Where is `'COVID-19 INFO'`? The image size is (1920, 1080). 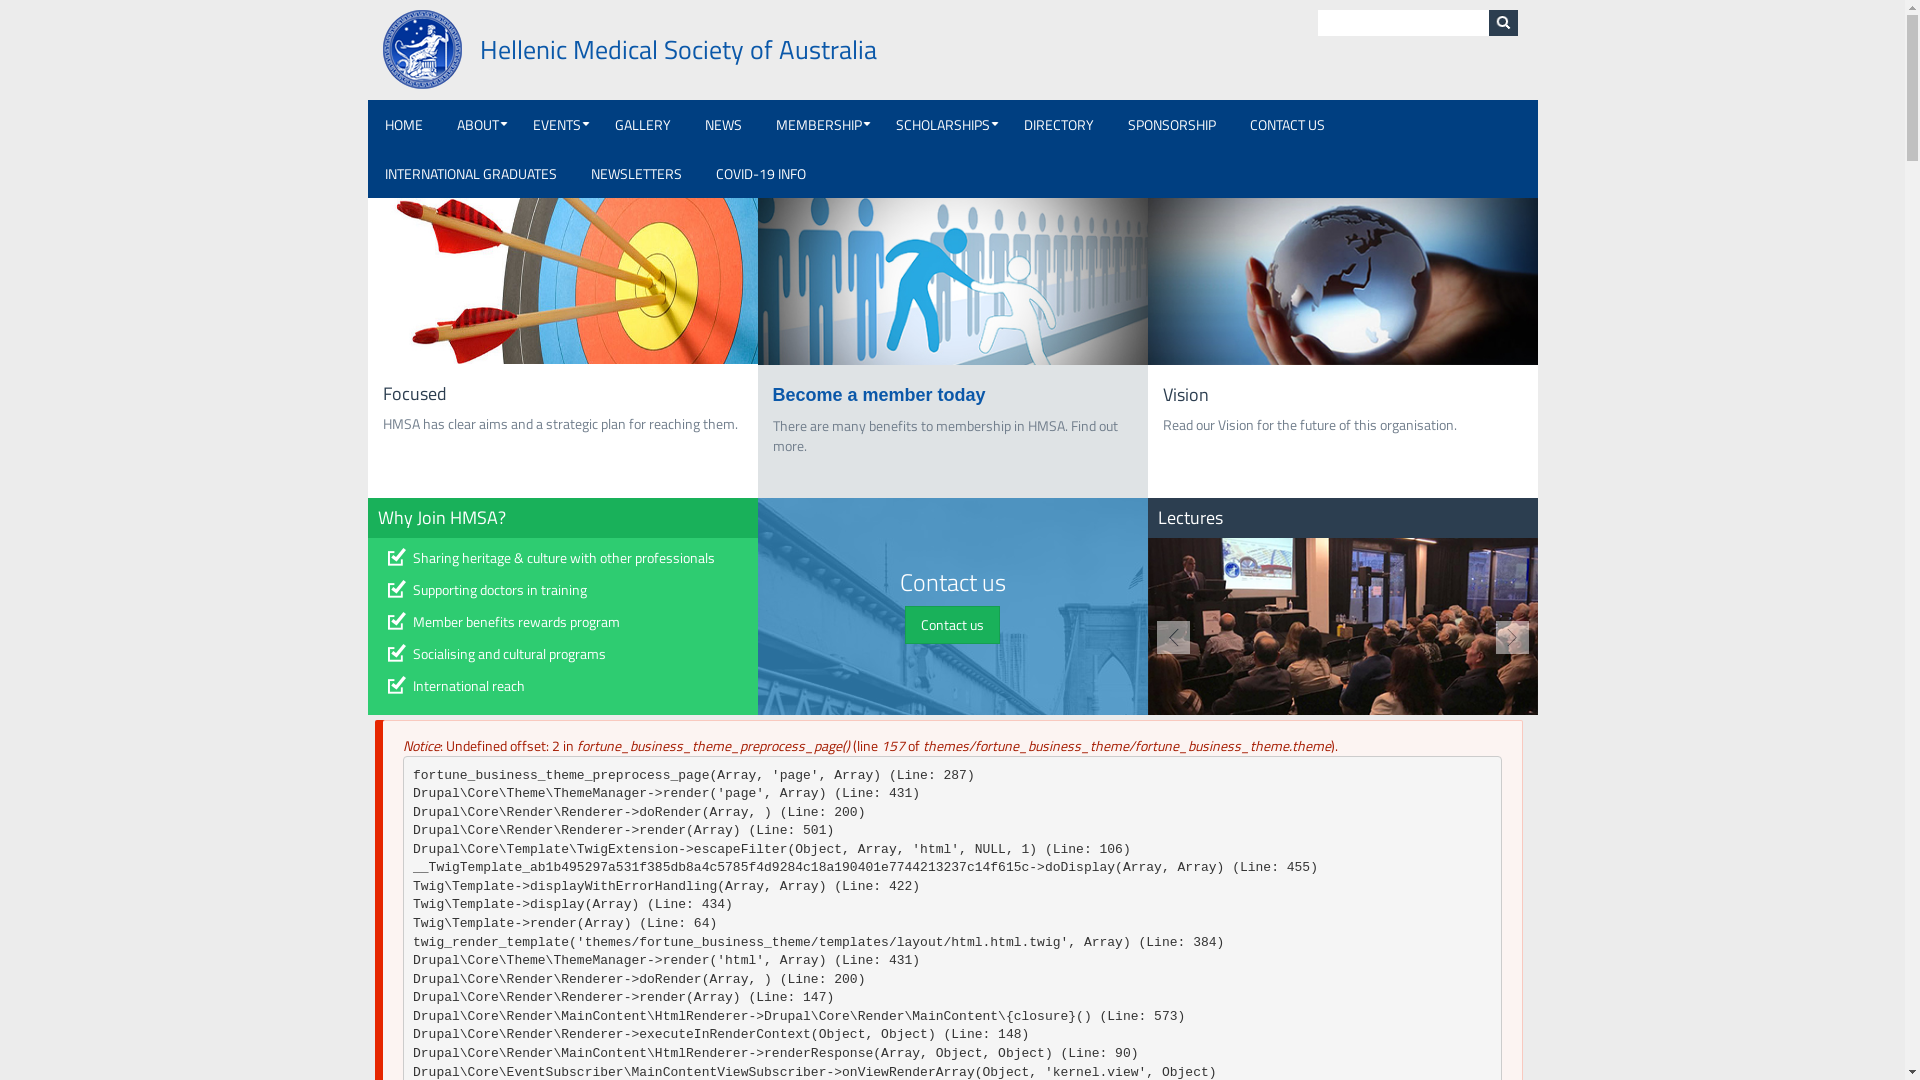 'COVID-19 INFO' is located at coordinates (758, 172).